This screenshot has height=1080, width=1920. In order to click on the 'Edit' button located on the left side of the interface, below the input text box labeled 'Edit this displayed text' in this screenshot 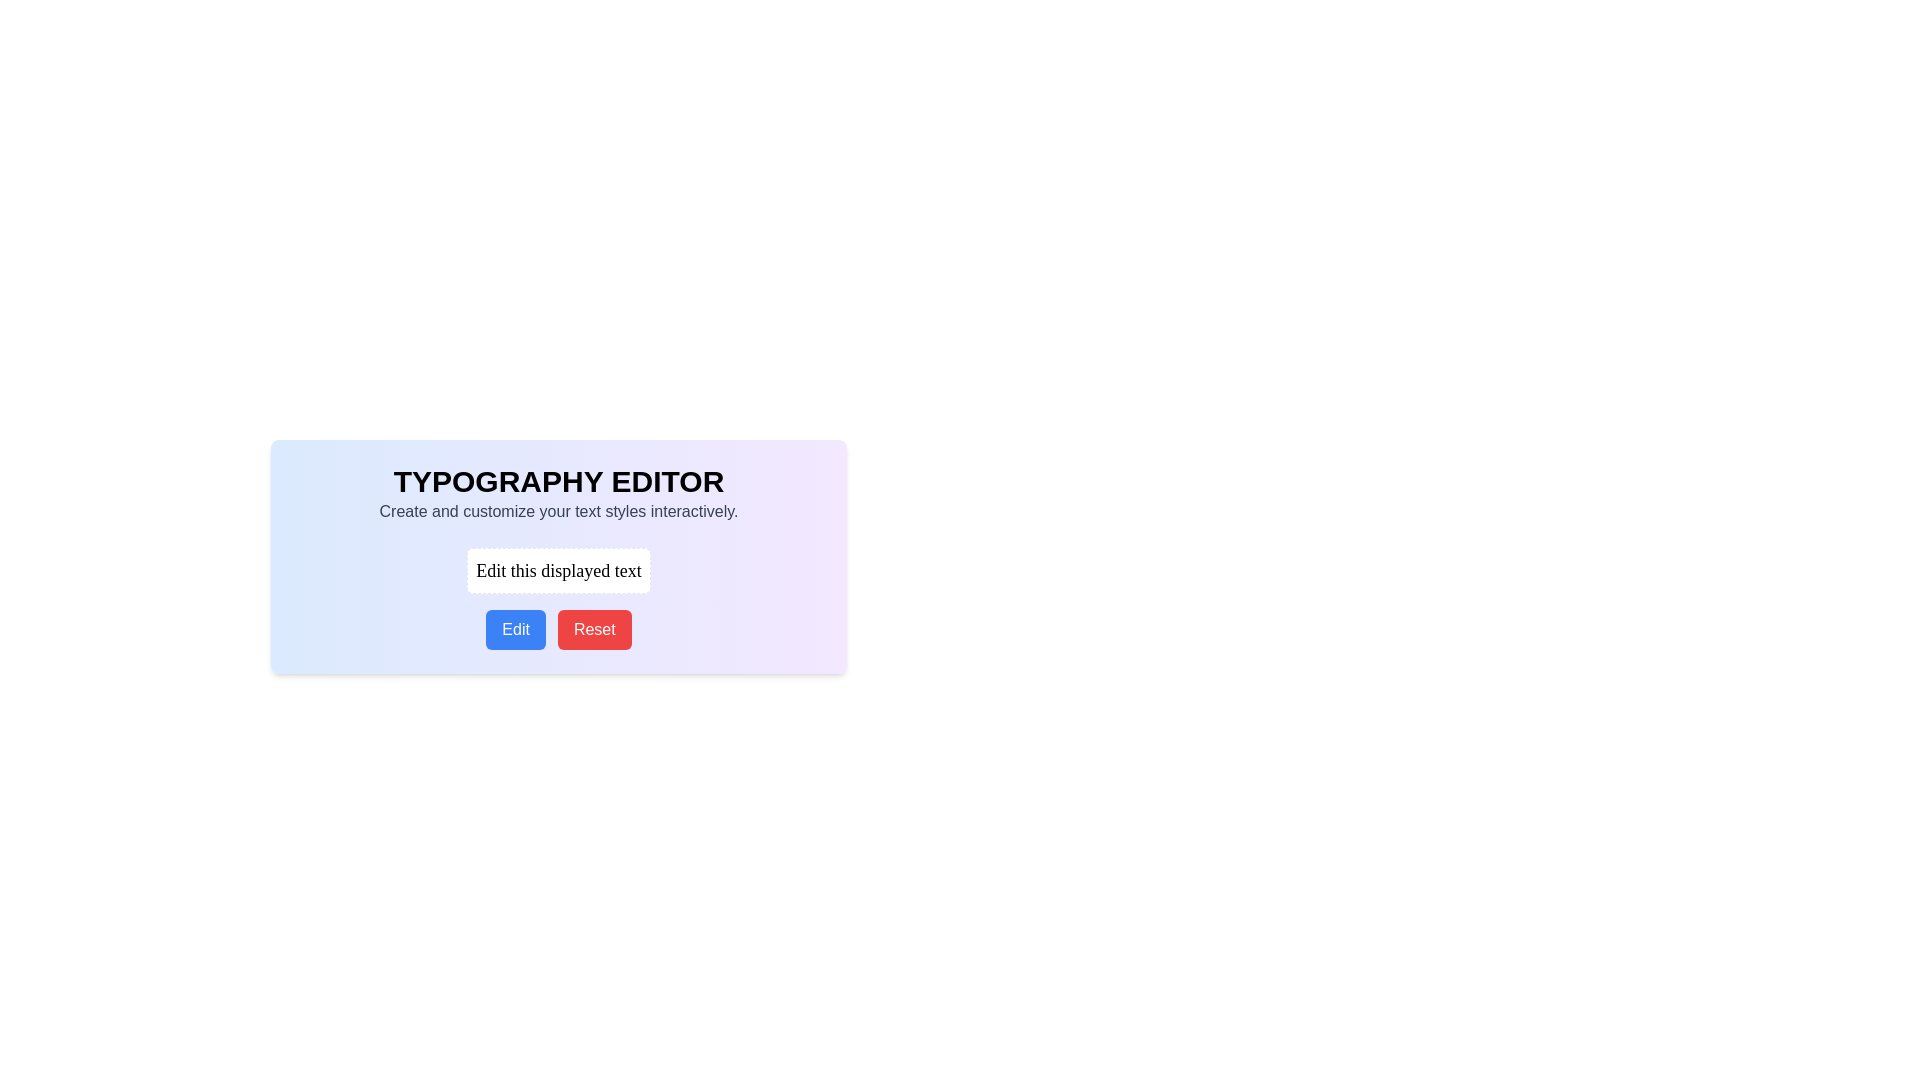, I will do `click(516, 628)`.